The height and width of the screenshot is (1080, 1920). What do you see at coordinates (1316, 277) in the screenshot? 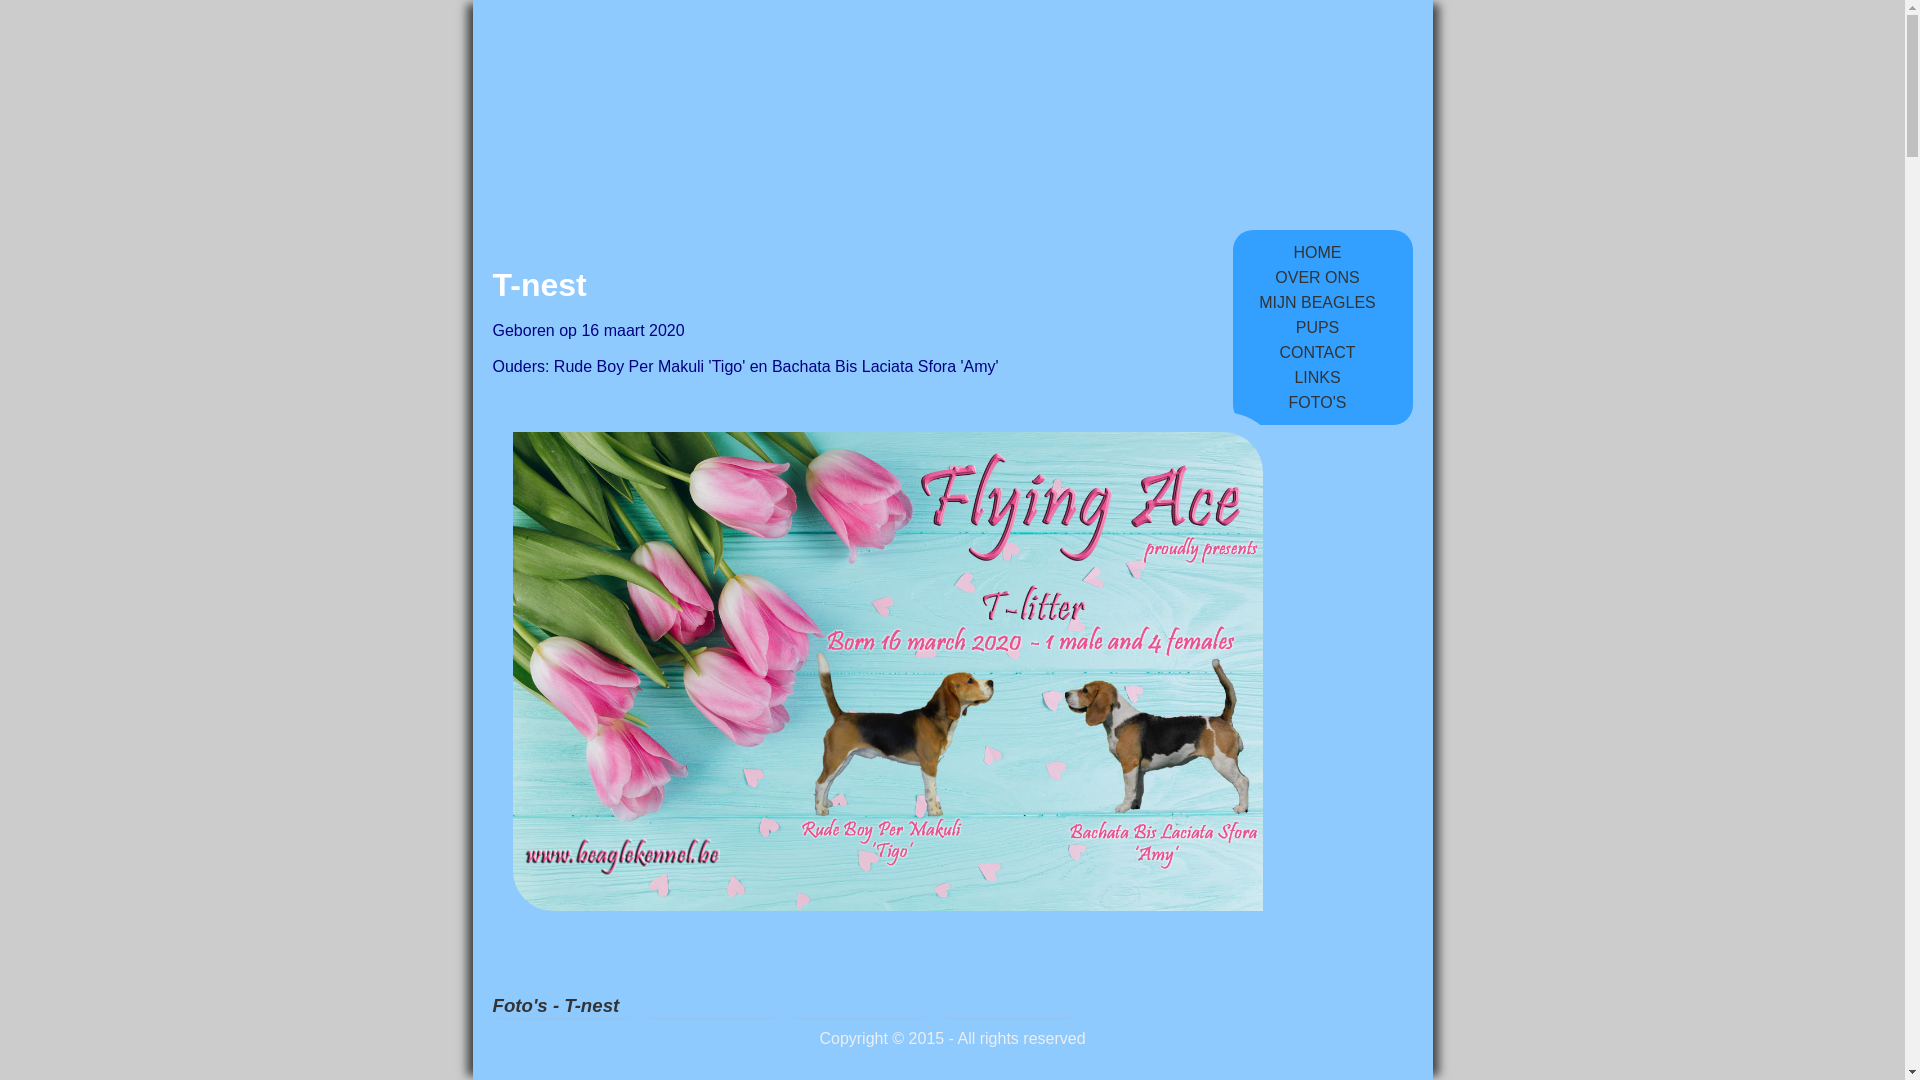
I see `'OVER ONS'` at bounding box center [1316, 277].